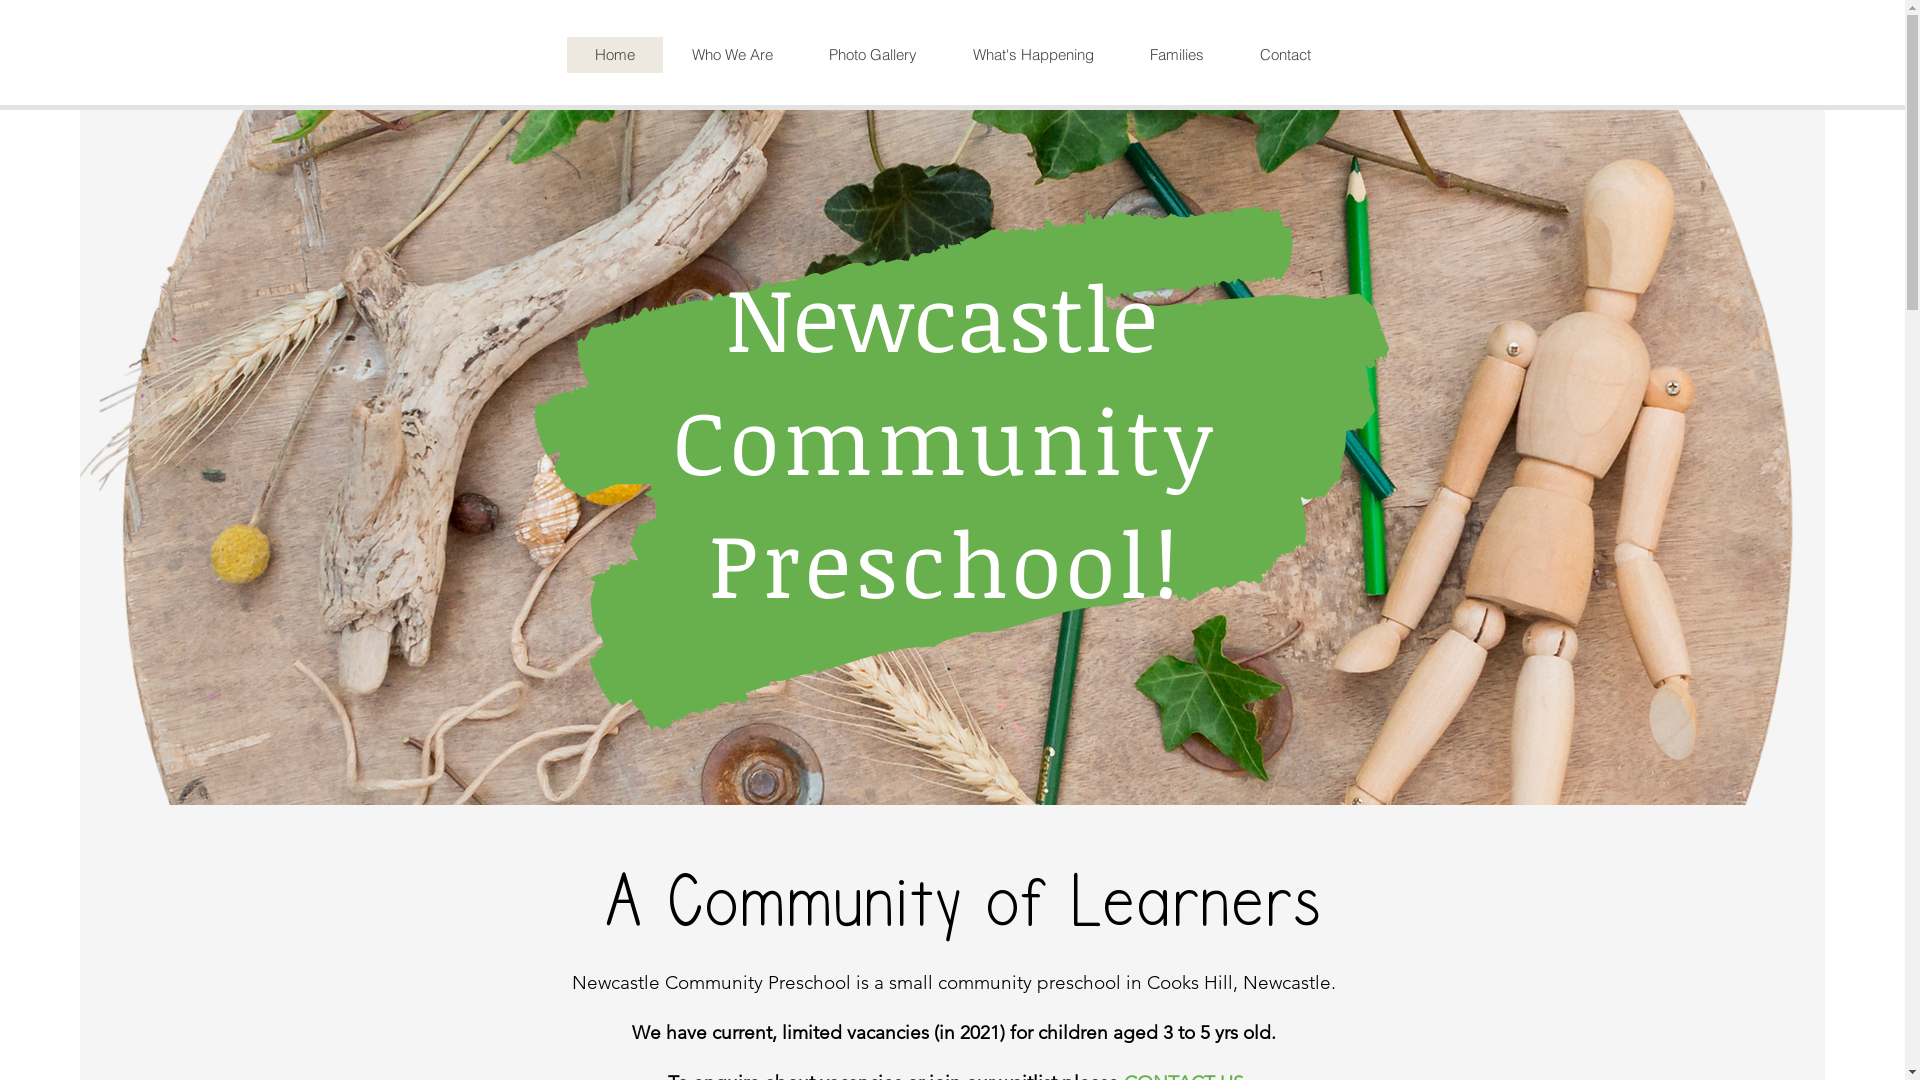 Image resolution: width=1920 pixels, height=1080 pixels. I want to click on 'Contact', so click(1285, 53).